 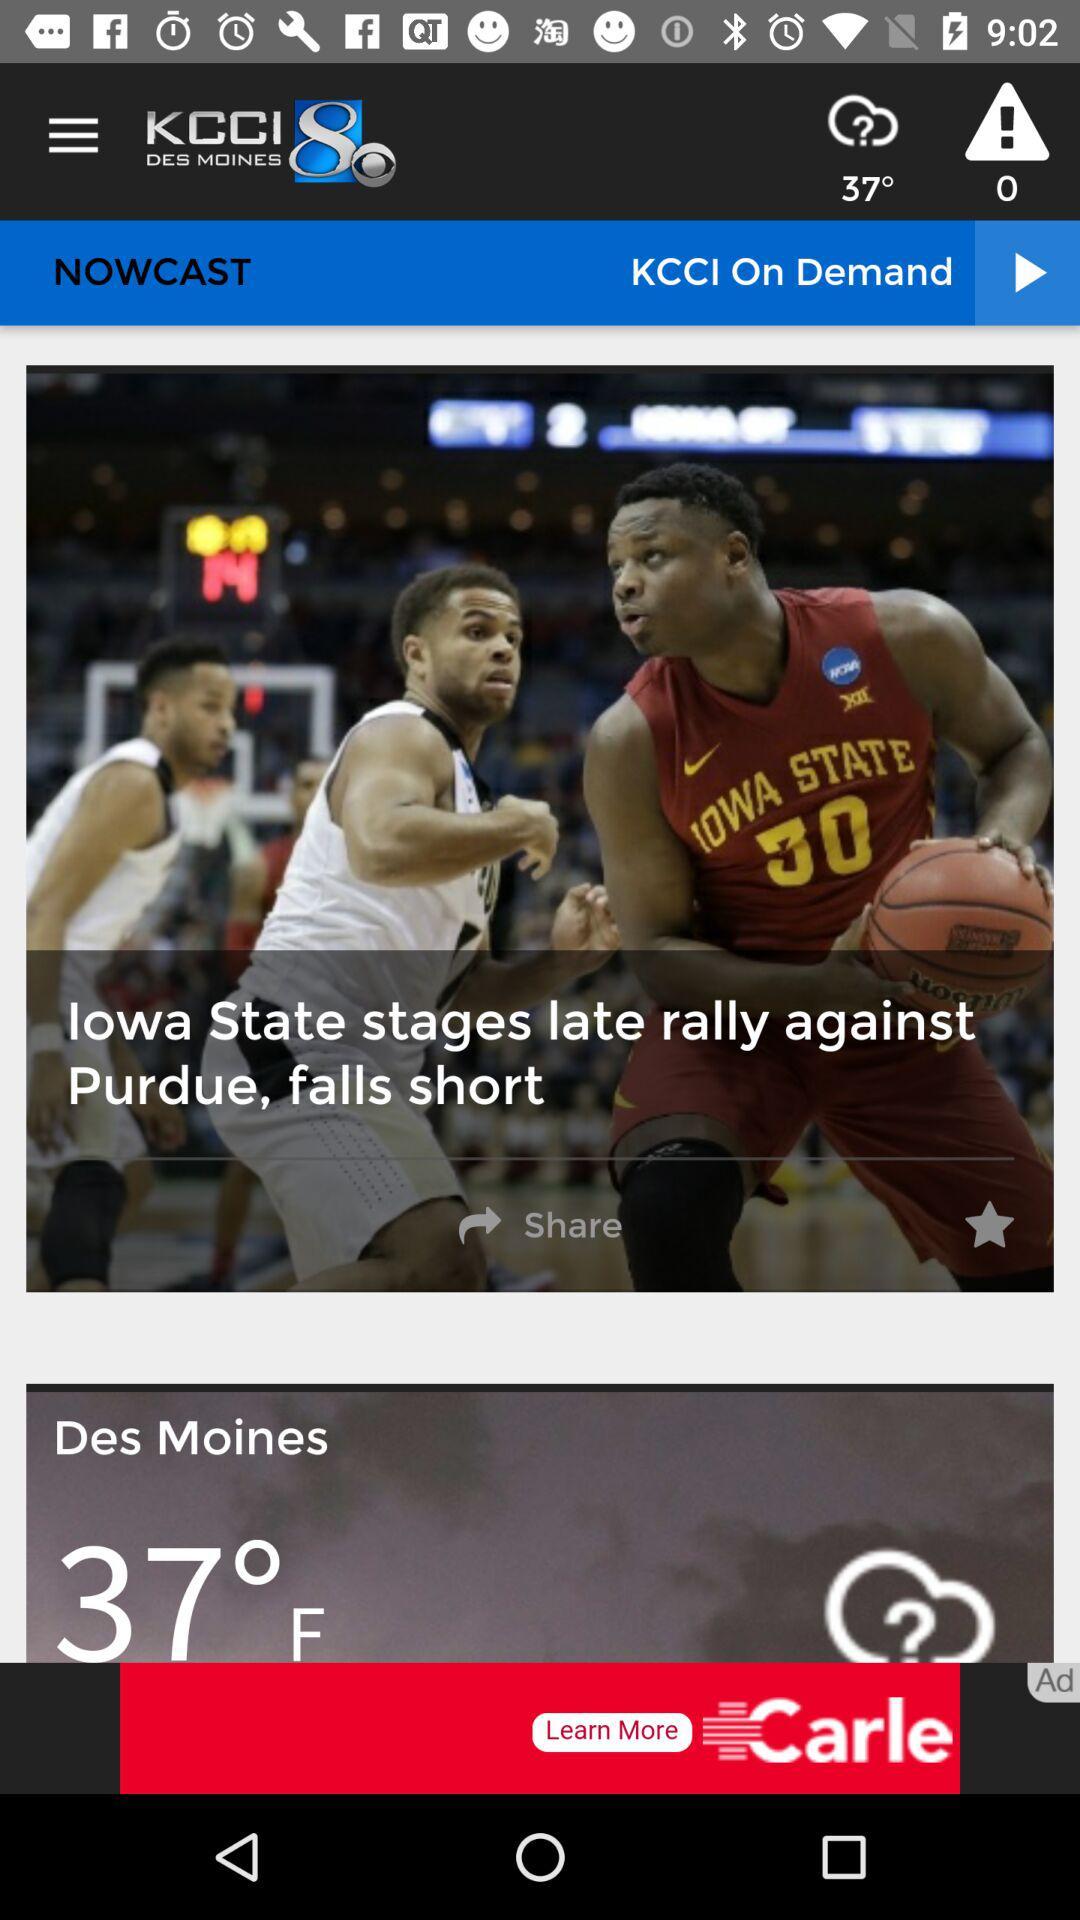 I want to click on the advertisement, so click(x=540, y=1727).